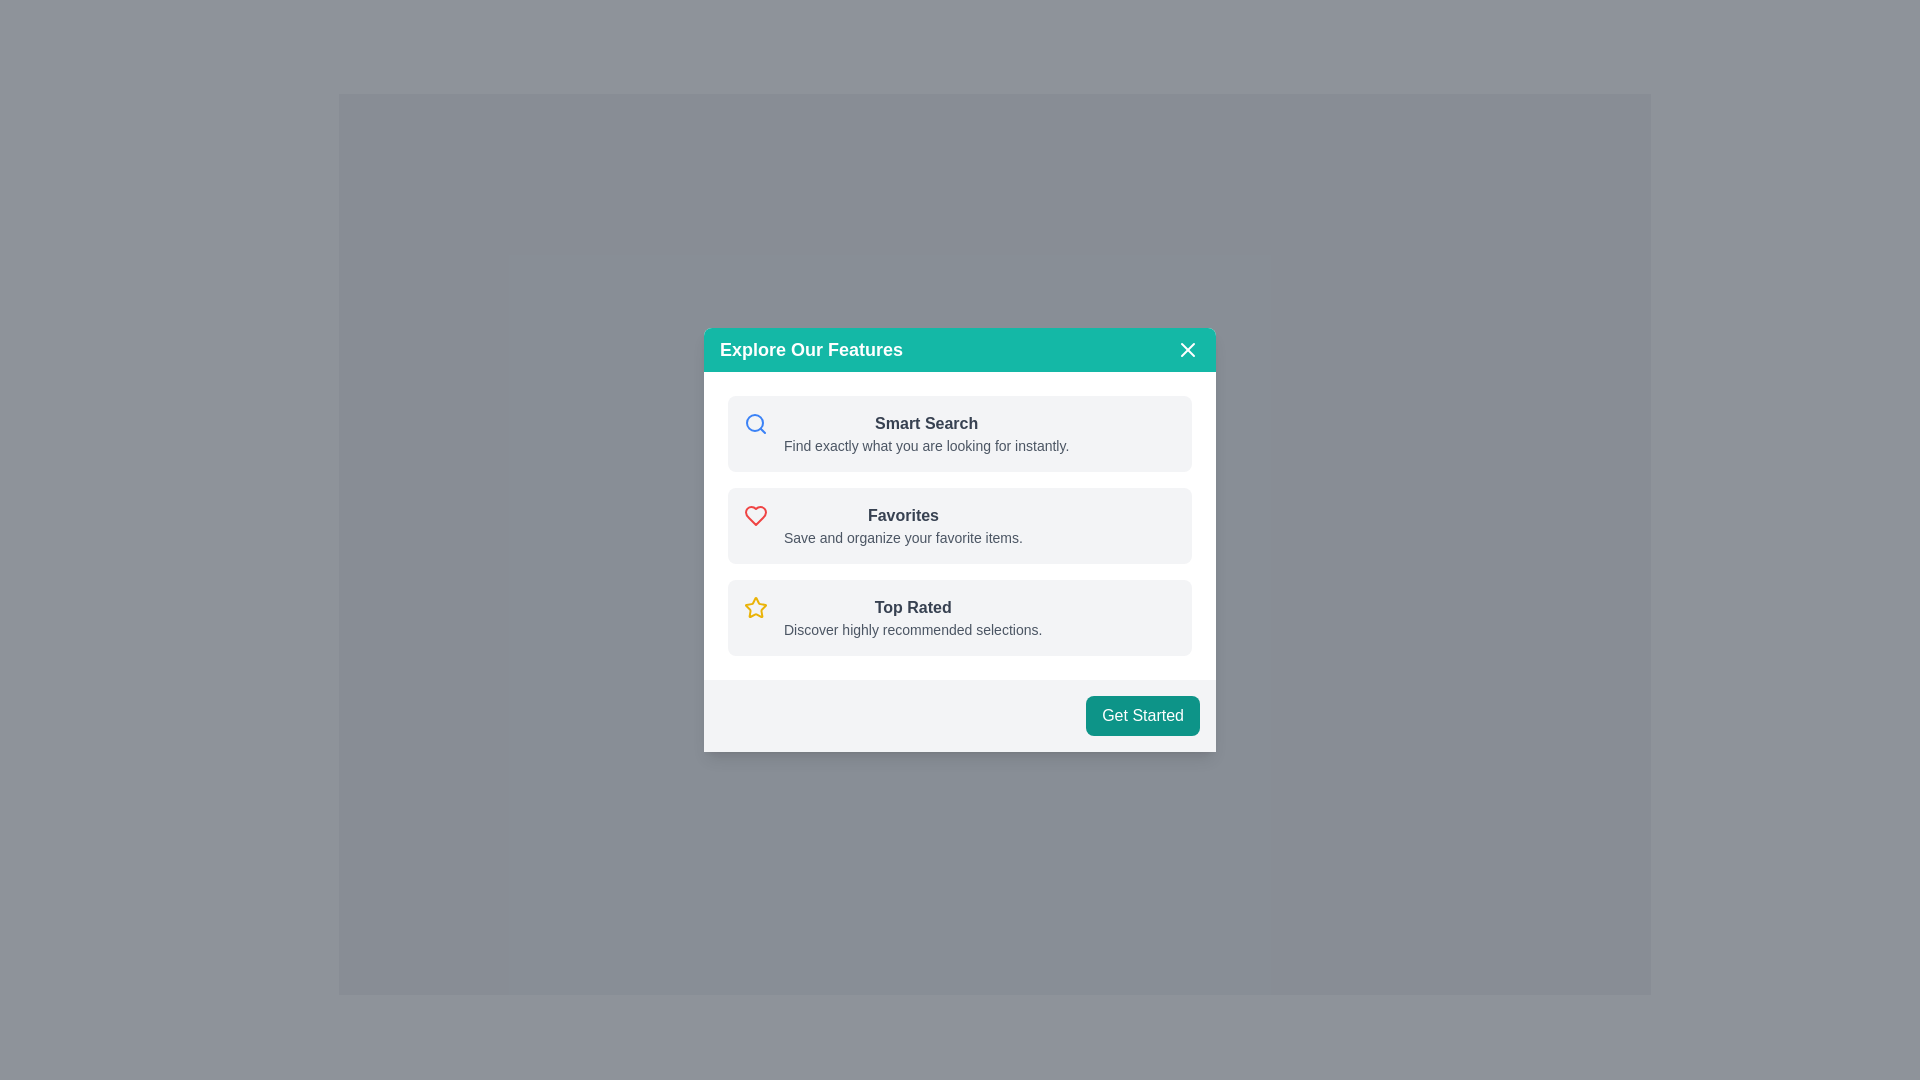 The width and height of the screenshot is (1920, 1080). I want to click on the 'Favorites' section header label located centrally in the second section of the modal window, which is adjacent to a heart icon, so click(902, 515).